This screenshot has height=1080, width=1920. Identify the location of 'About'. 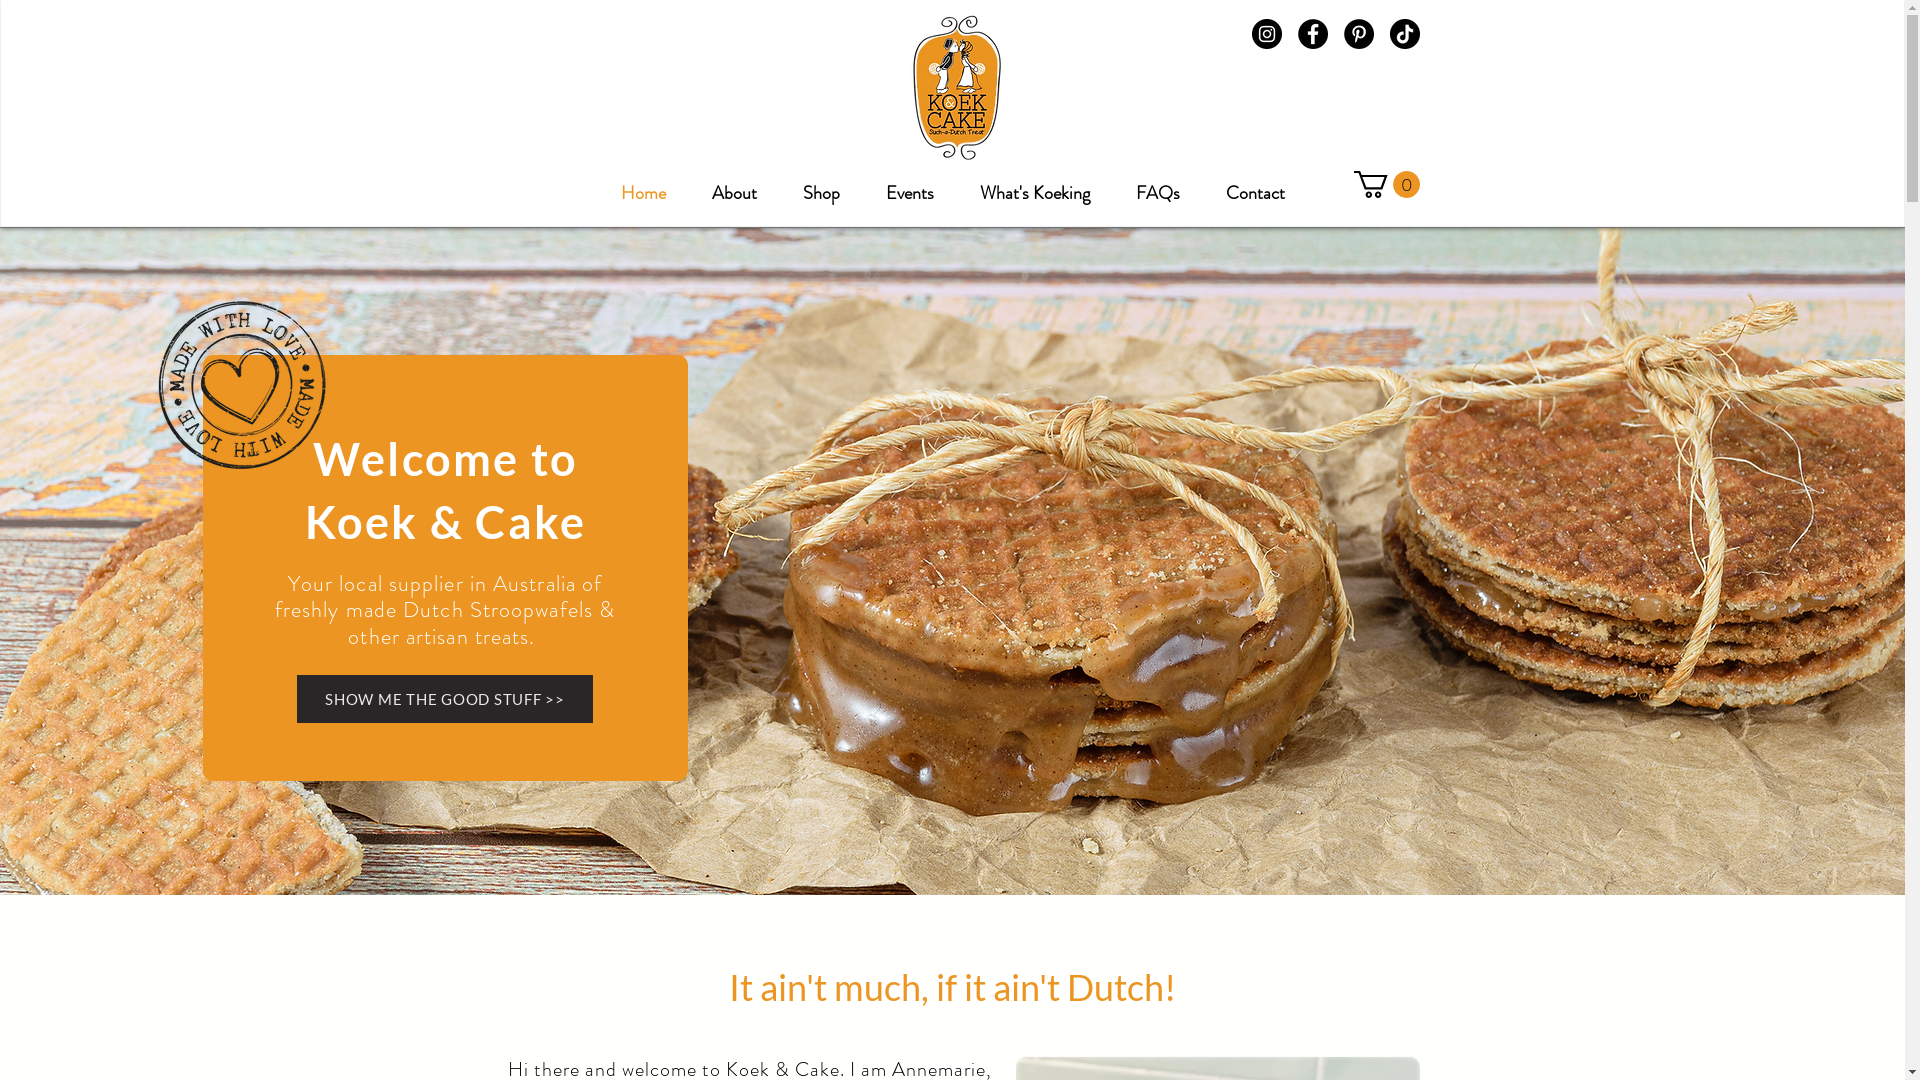
(733, 184).